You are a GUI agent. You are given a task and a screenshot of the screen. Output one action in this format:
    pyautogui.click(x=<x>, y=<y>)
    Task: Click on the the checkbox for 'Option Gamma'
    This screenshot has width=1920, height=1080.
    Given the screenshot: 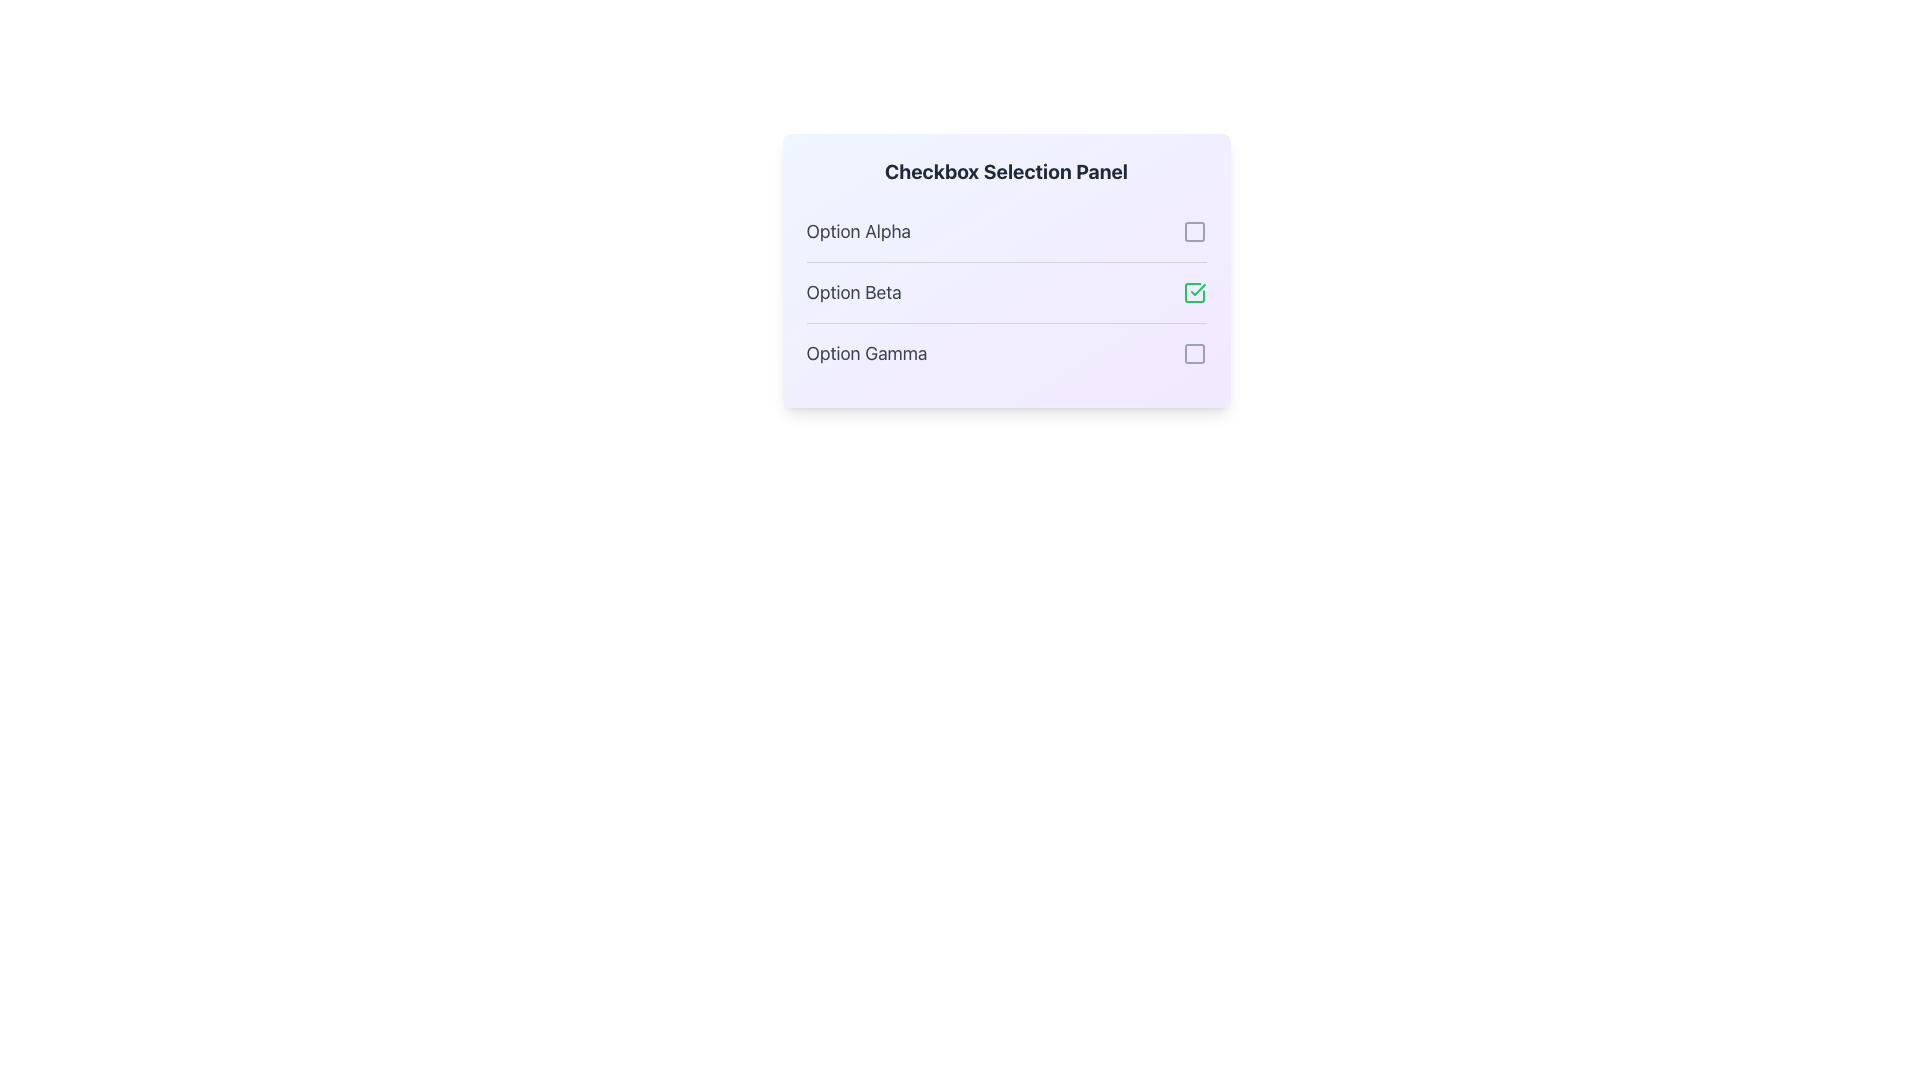 What is the action you would take?
    pyautogui.click(x=1006, y=352)
    